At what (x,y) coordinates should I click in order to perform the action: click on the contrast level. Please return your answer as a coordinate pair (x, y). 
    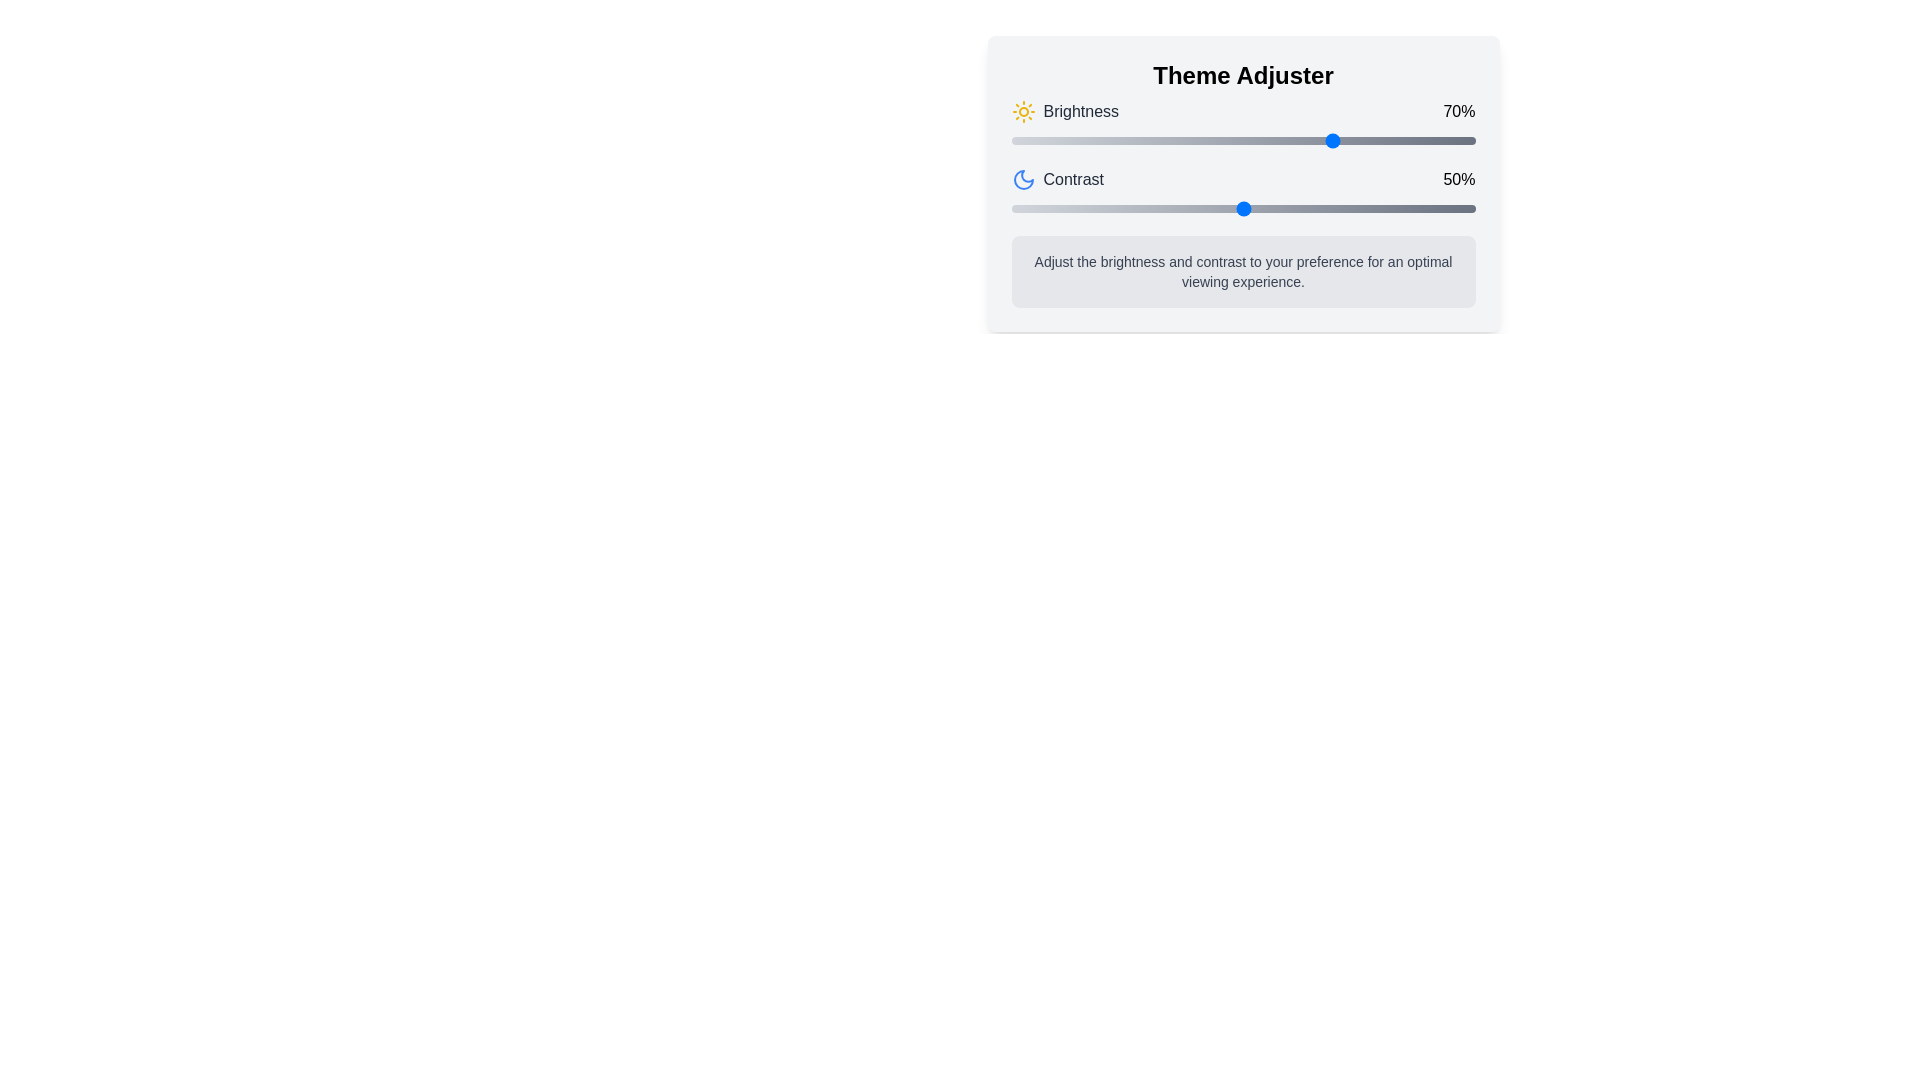
    Looking at the image, I should click on (1155, 208).